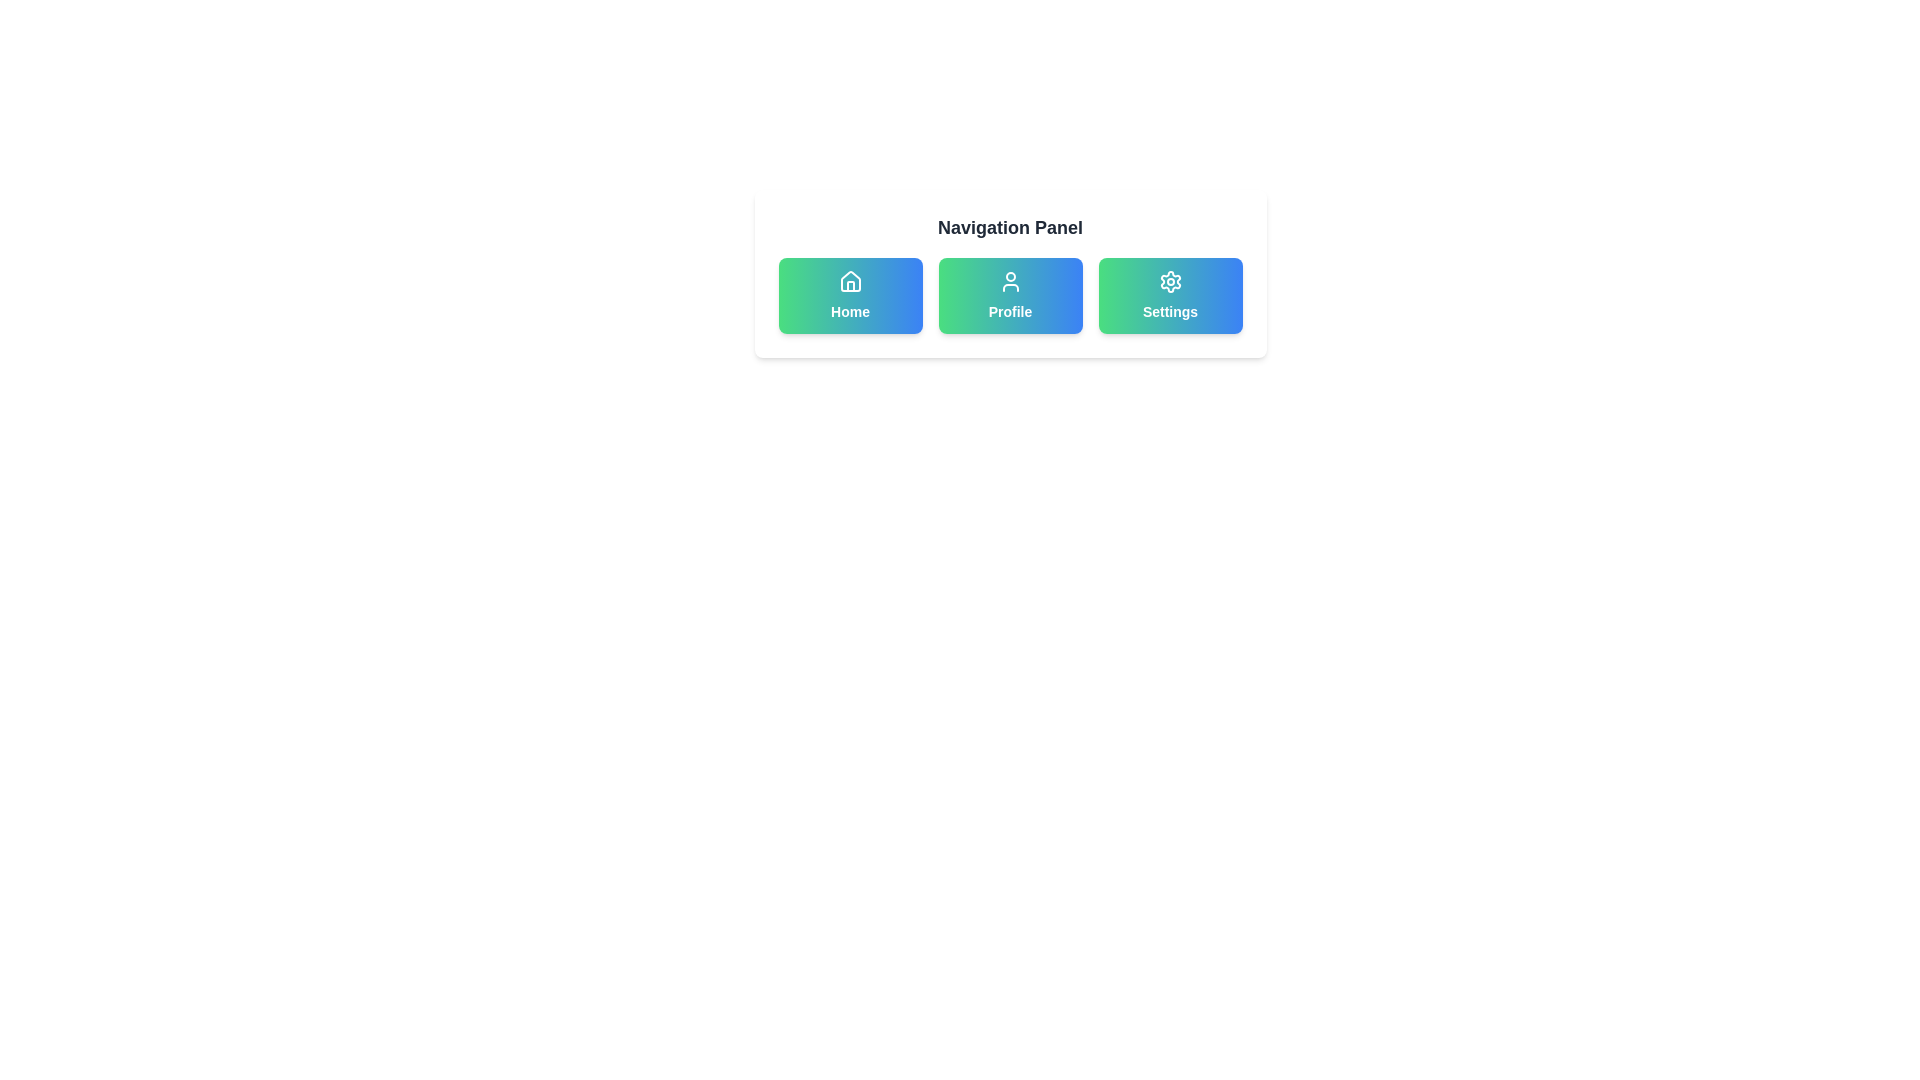 This screenshot has width=1920, height=1080. Describe the element at coordinates (1170, 296) in the screenshot. I see `the third button in the navigation panel` at that location.